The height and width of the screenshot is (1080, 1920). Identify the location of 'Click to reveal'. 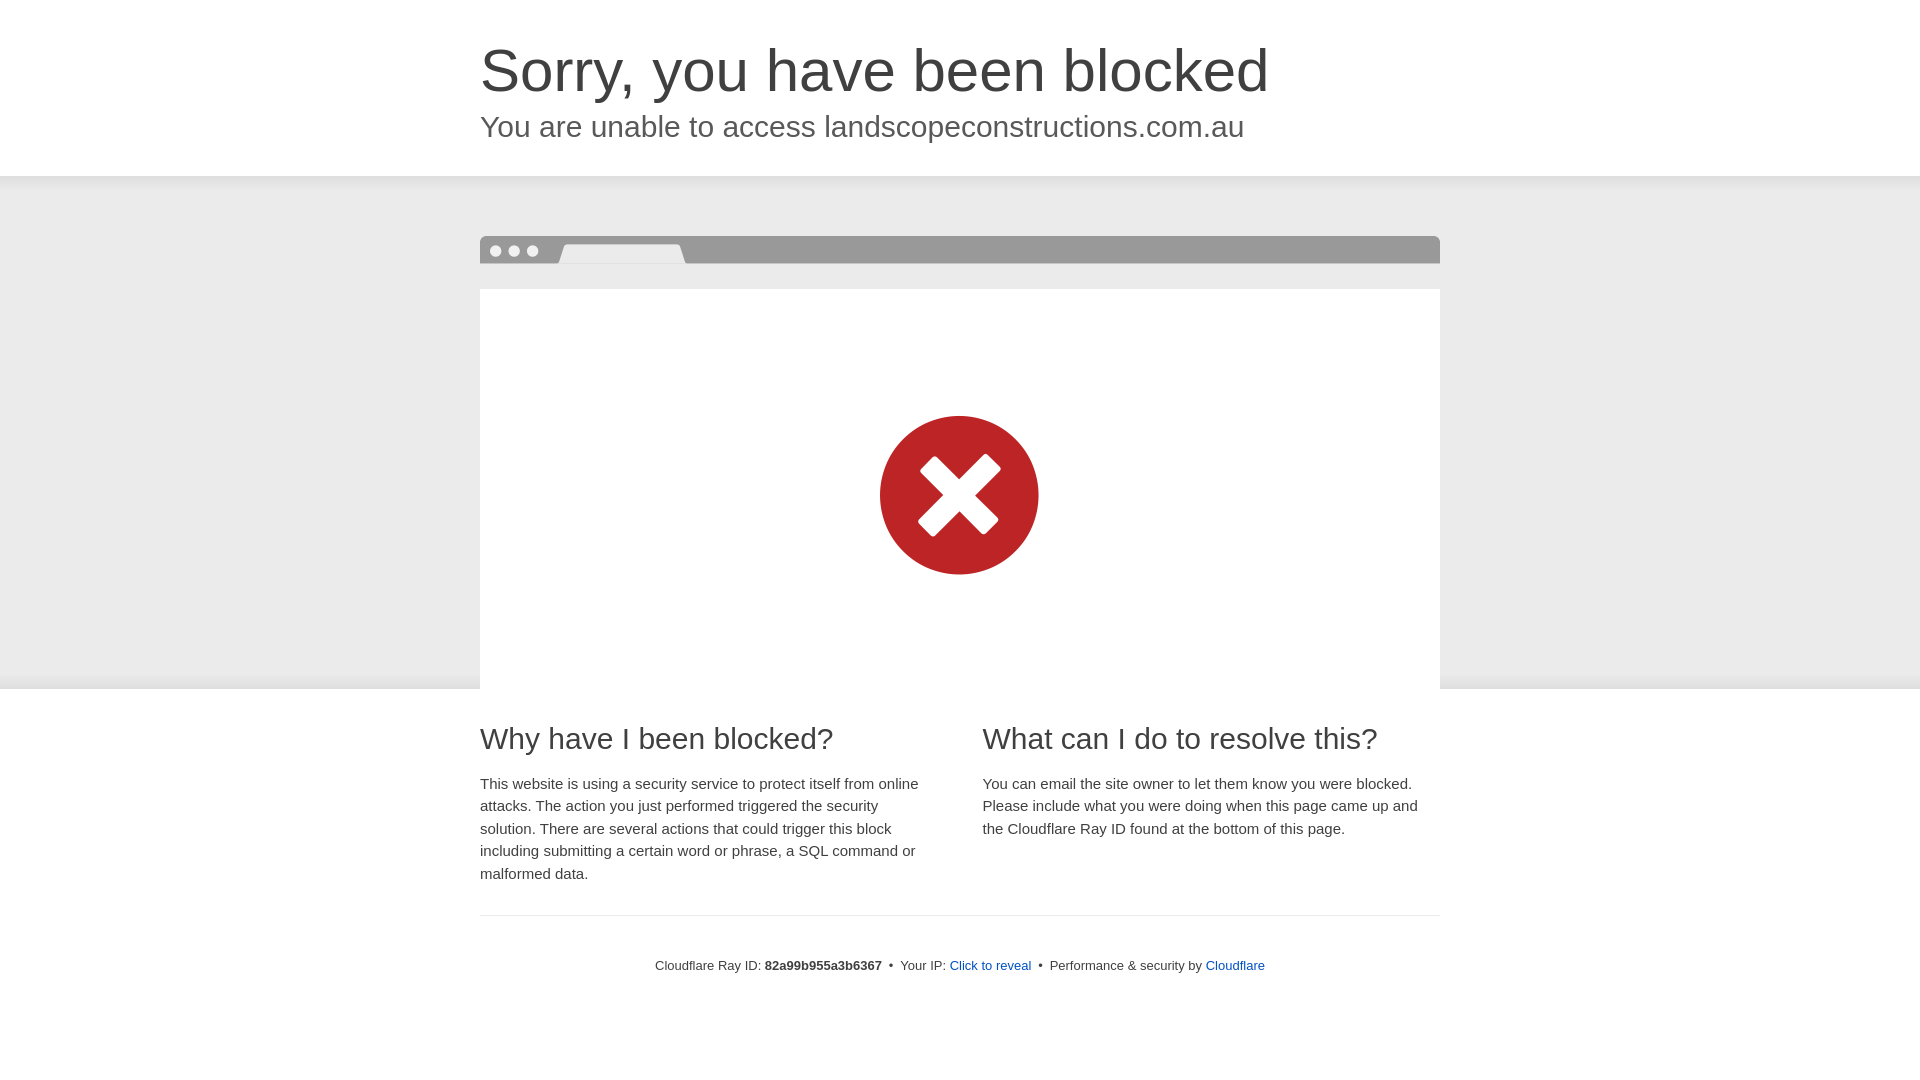
(990, 964).